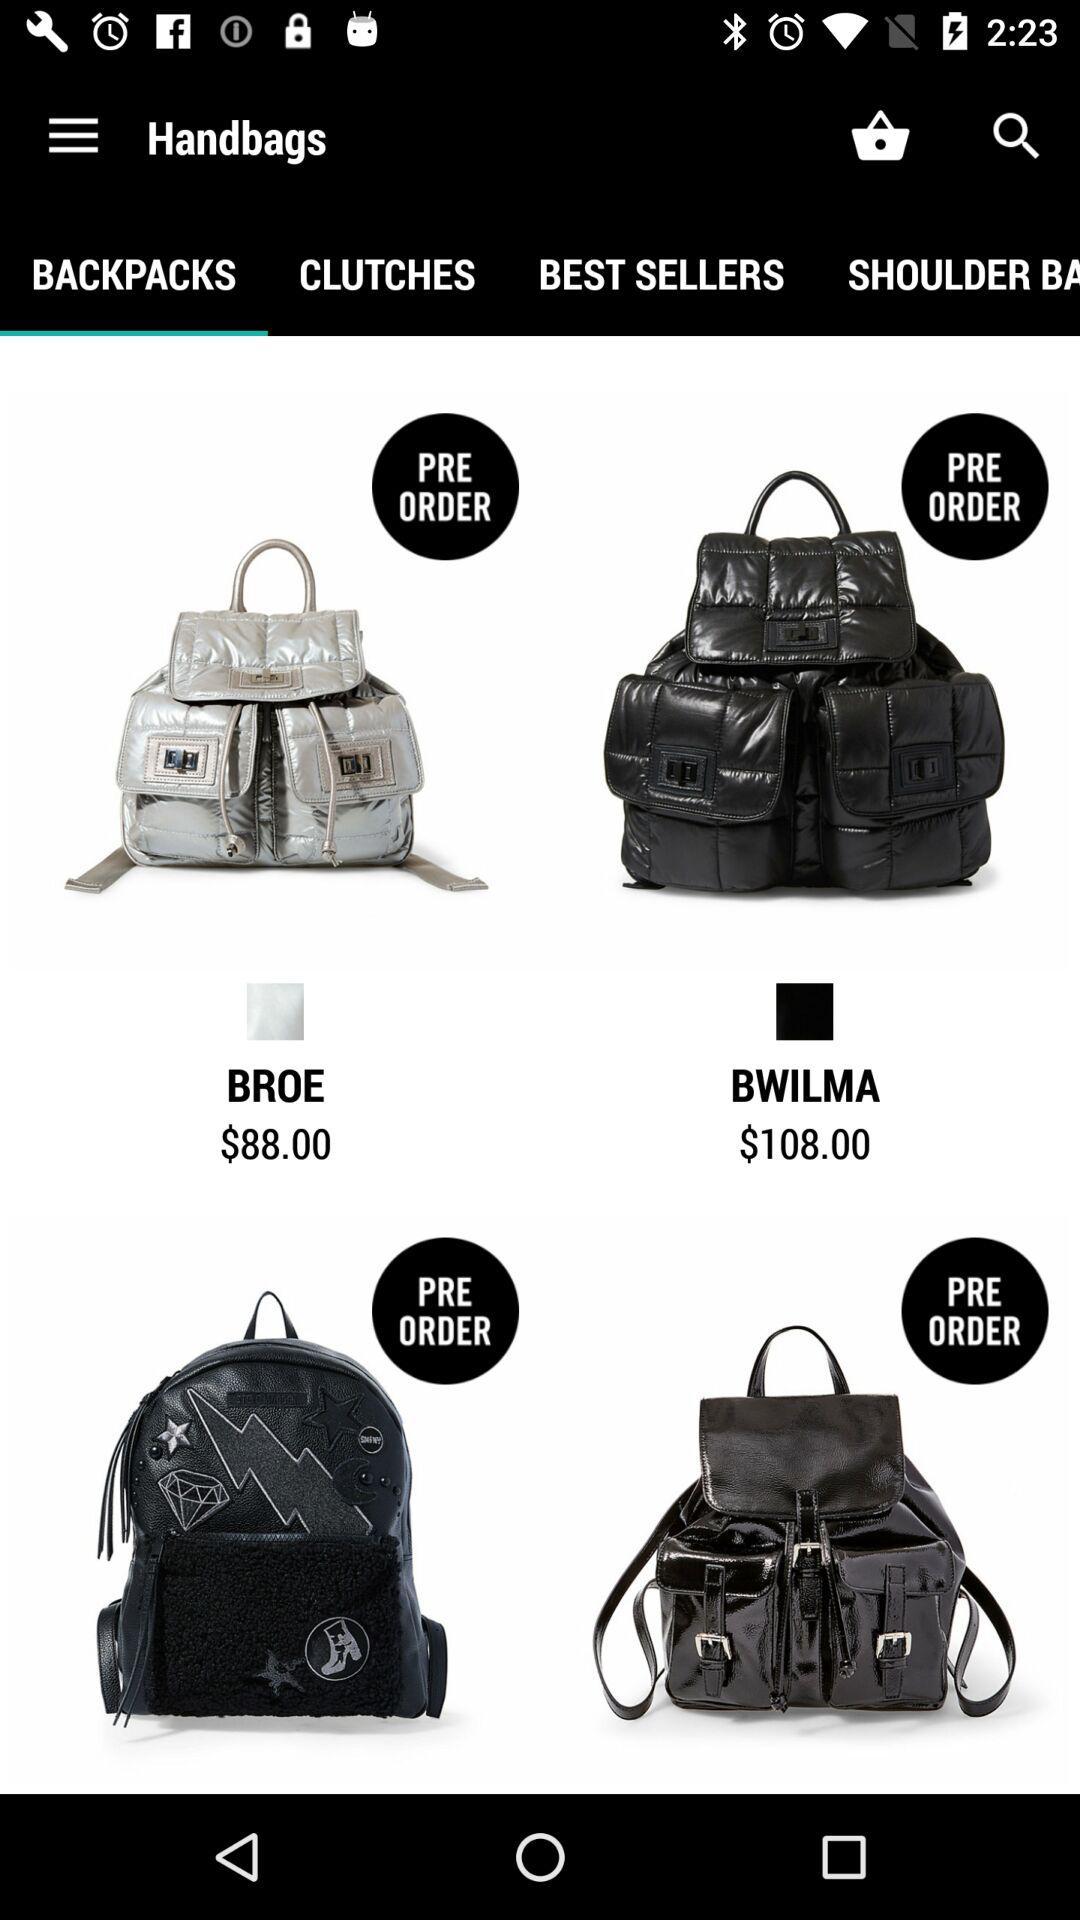  Describe the element at coordinates (72, 135) in the screenshot. I see `the icon to the left of the handbags` at that location.